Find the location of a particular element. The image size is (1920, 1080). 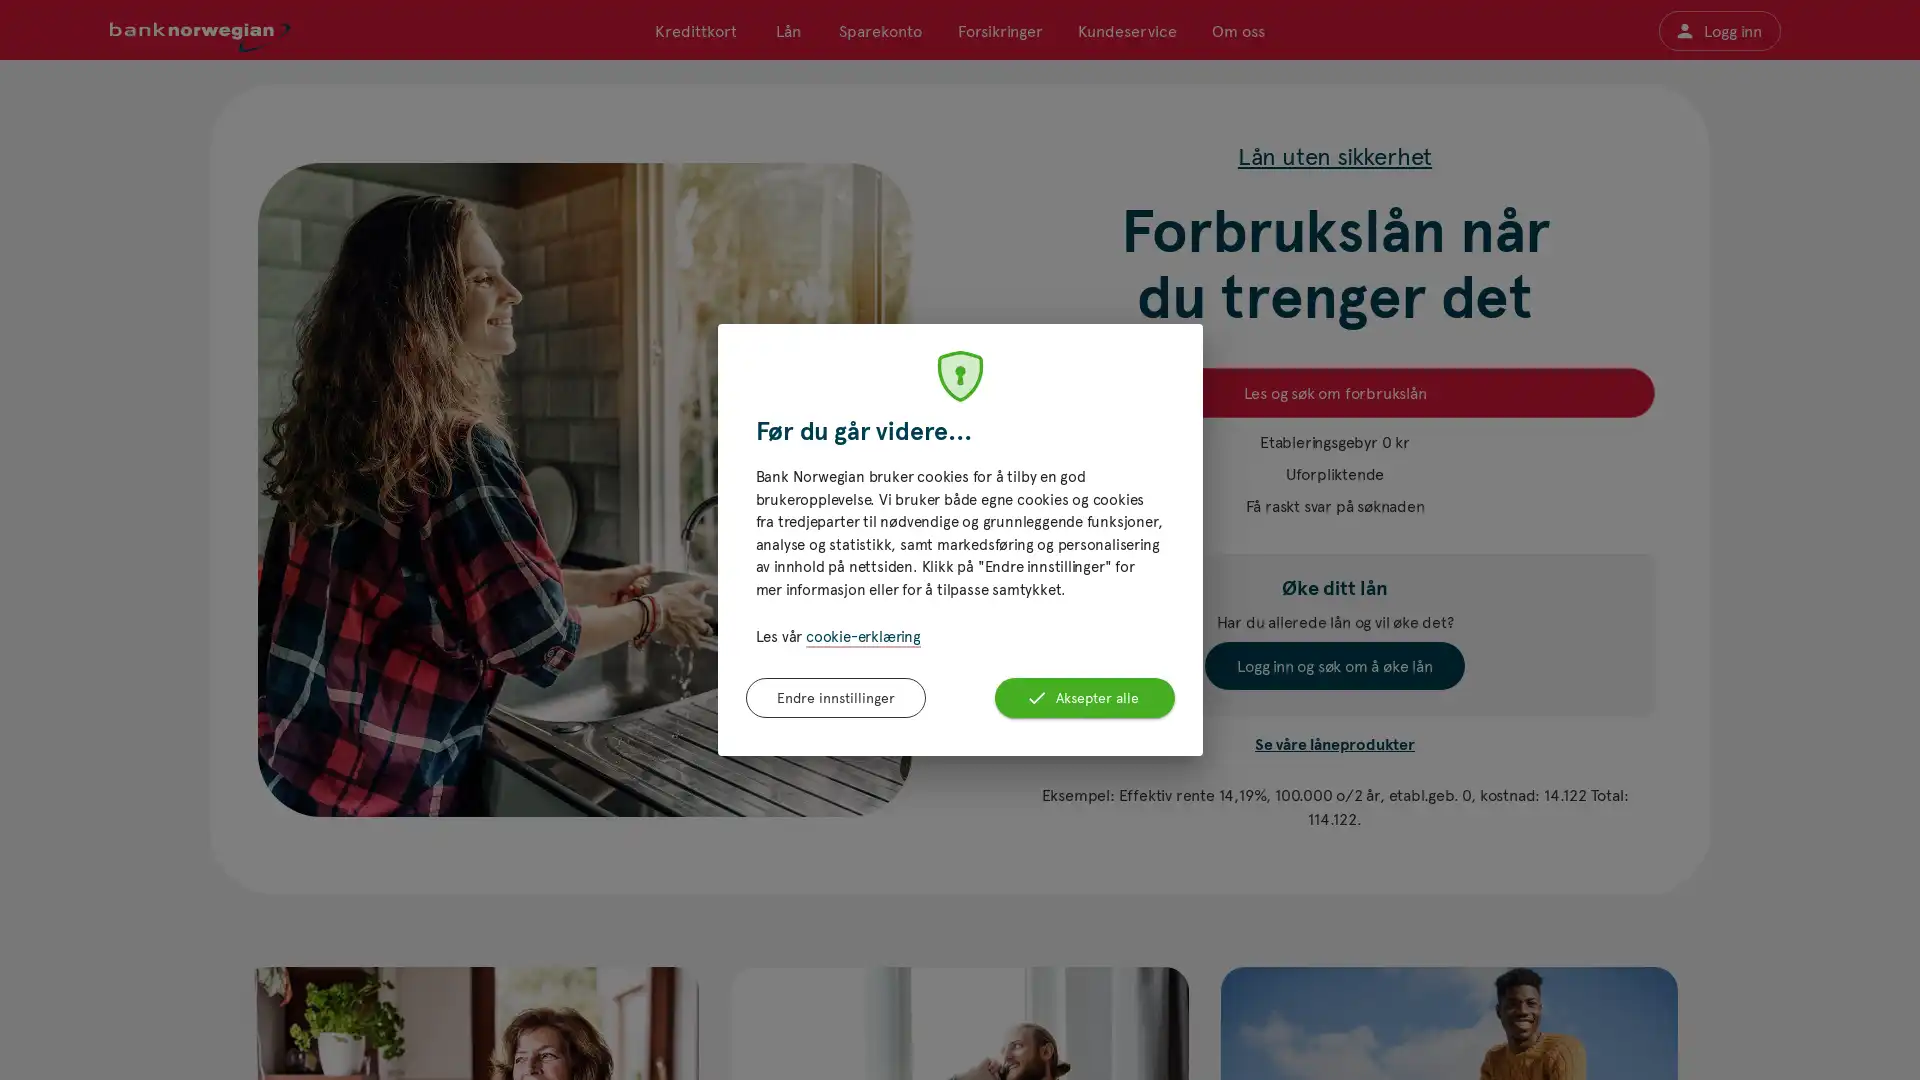

Kundeservice is located at coordinates (1126, 30).